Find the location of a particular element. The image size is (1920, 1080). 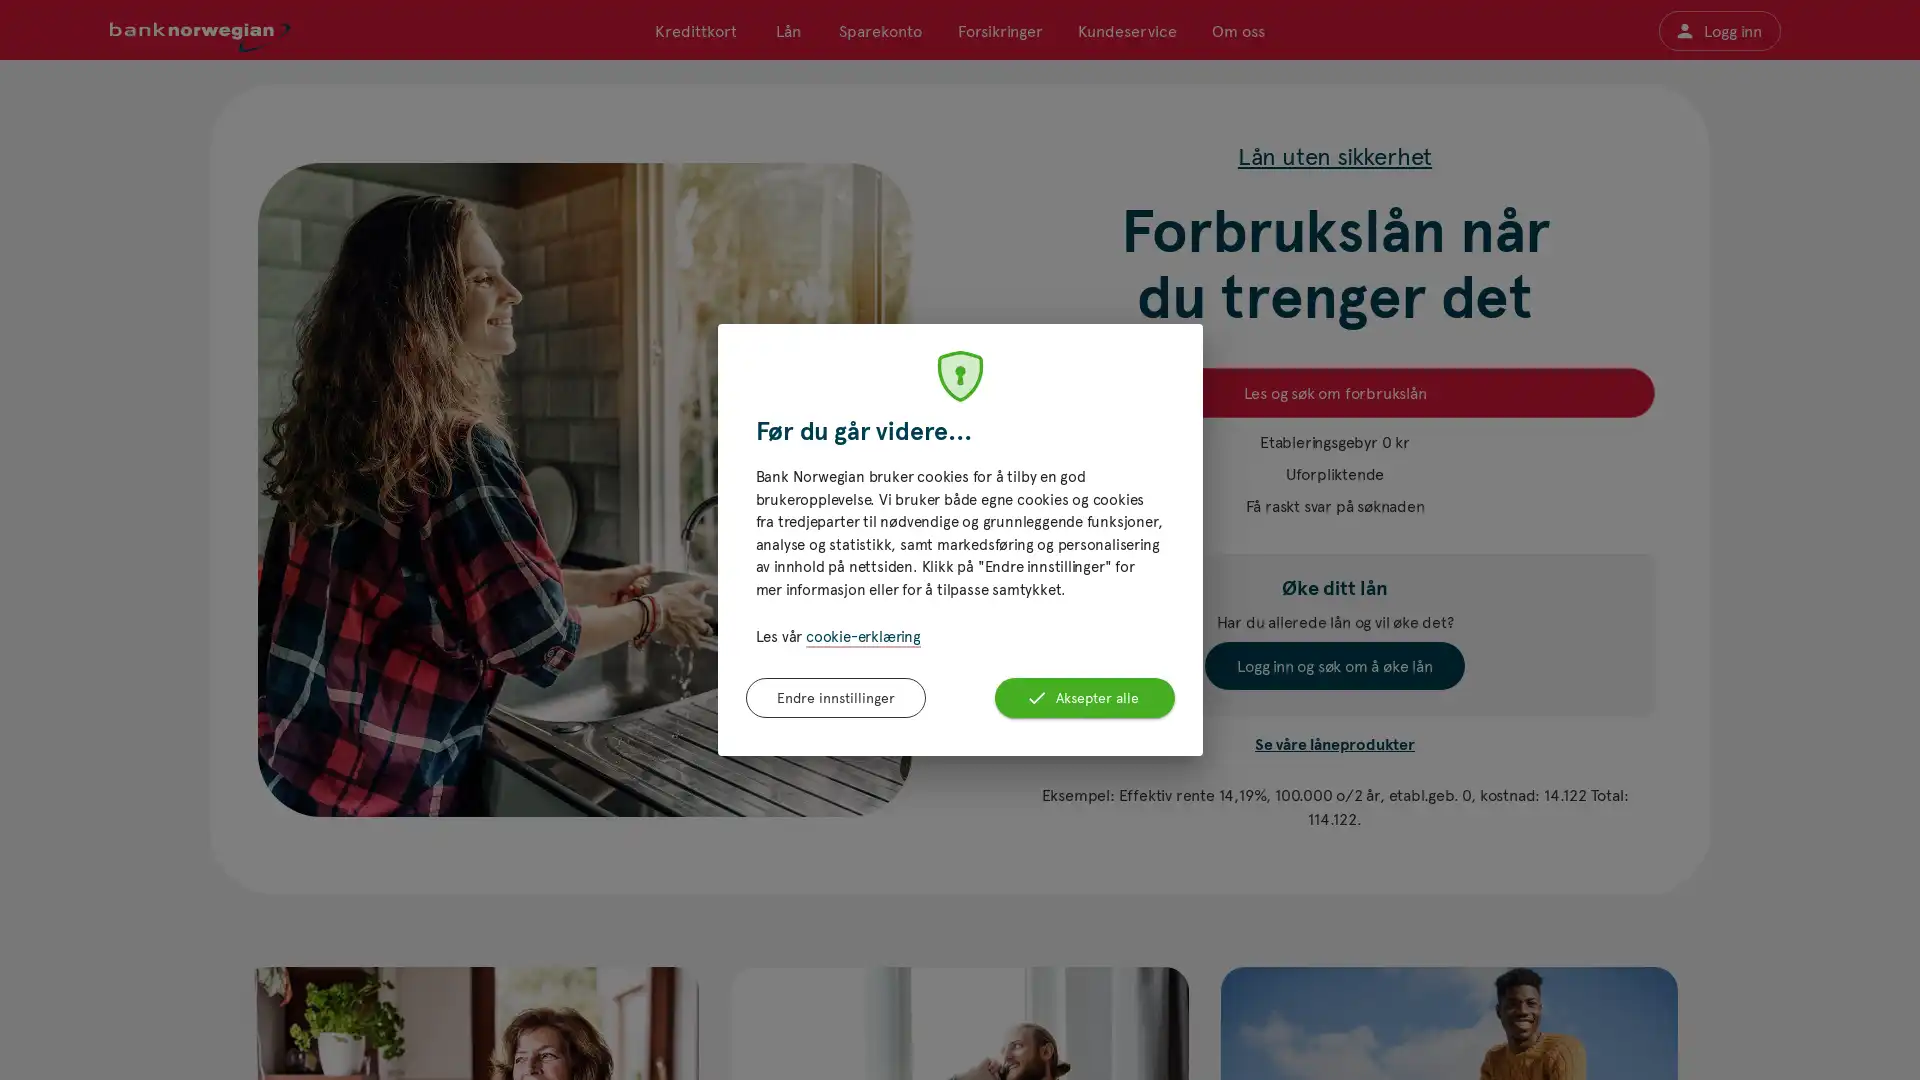

Kundeservice is located at coordinates (1126, 30).